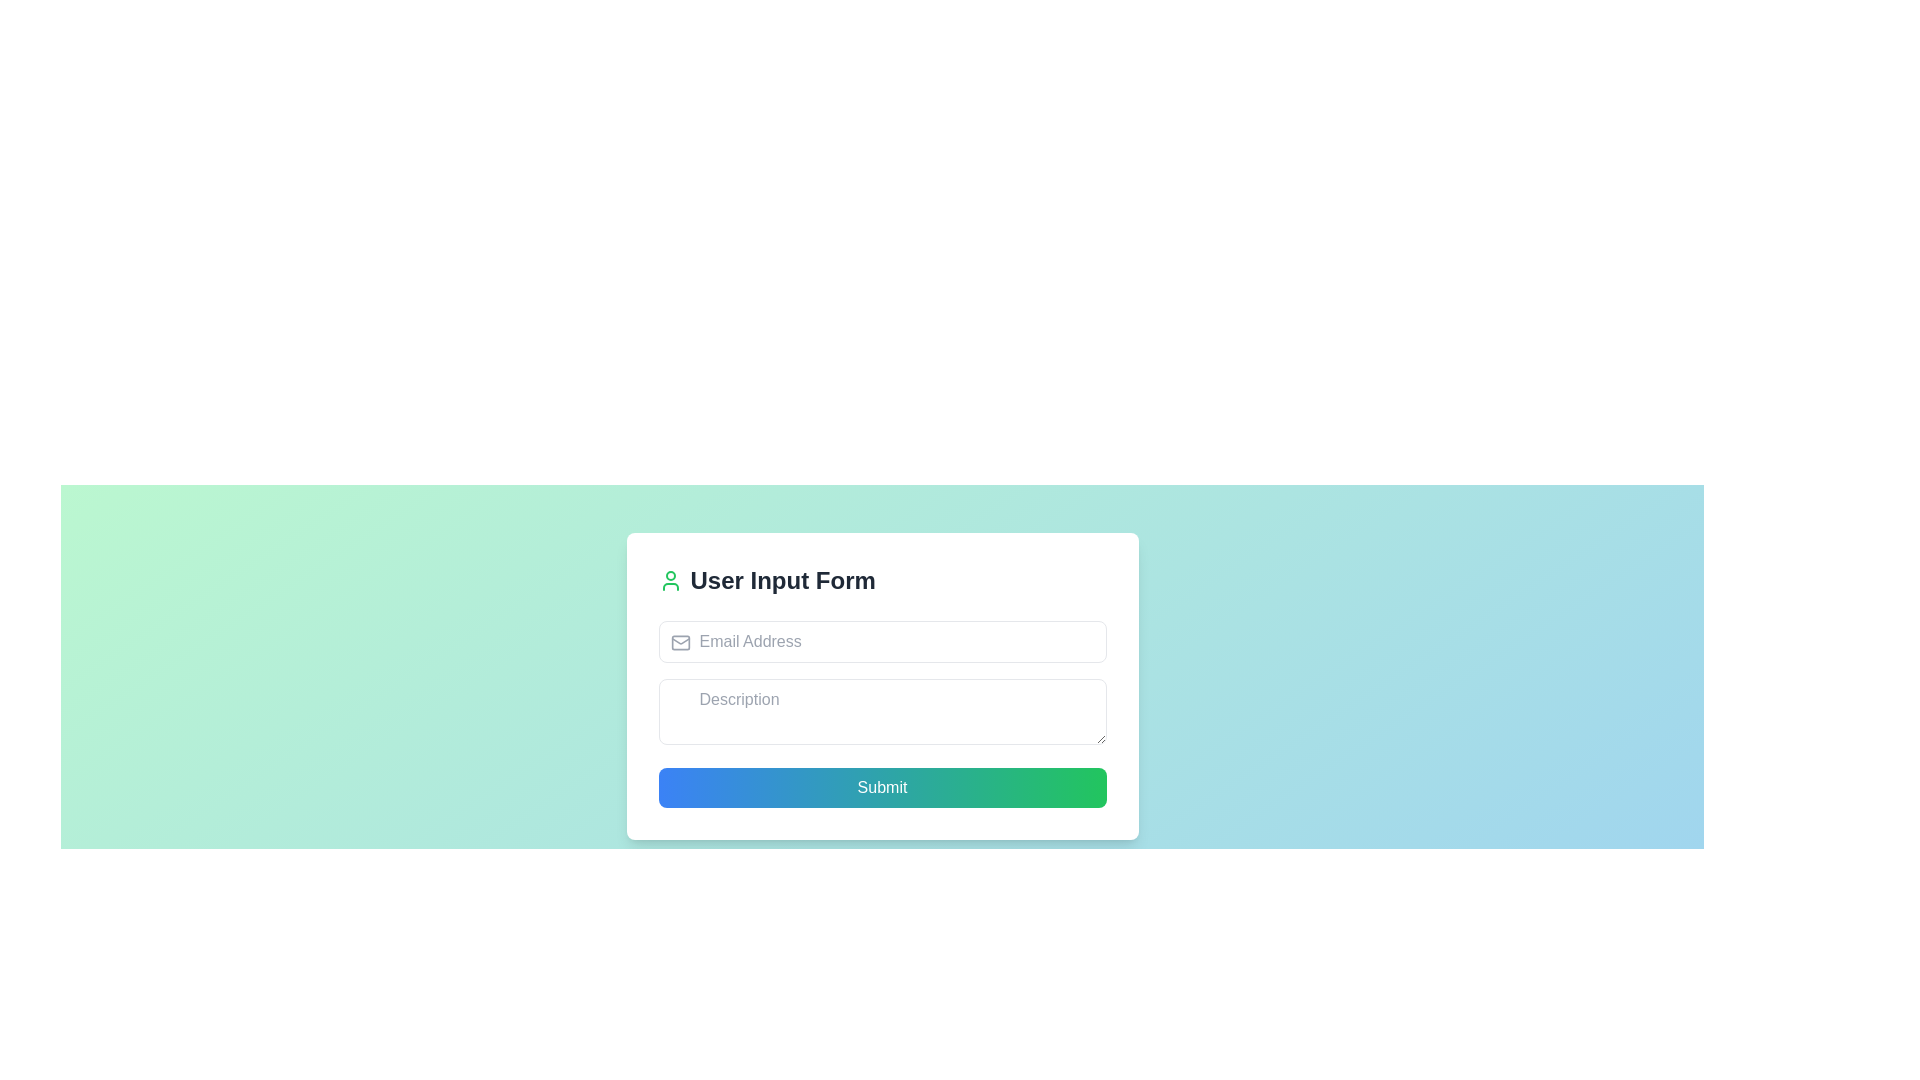 This screenshot has width=1920, height=1080. I want to click on the email address icon located to the left inside the bordered text input field labeled 'Email Address' in the user input form, so click(680, 643).